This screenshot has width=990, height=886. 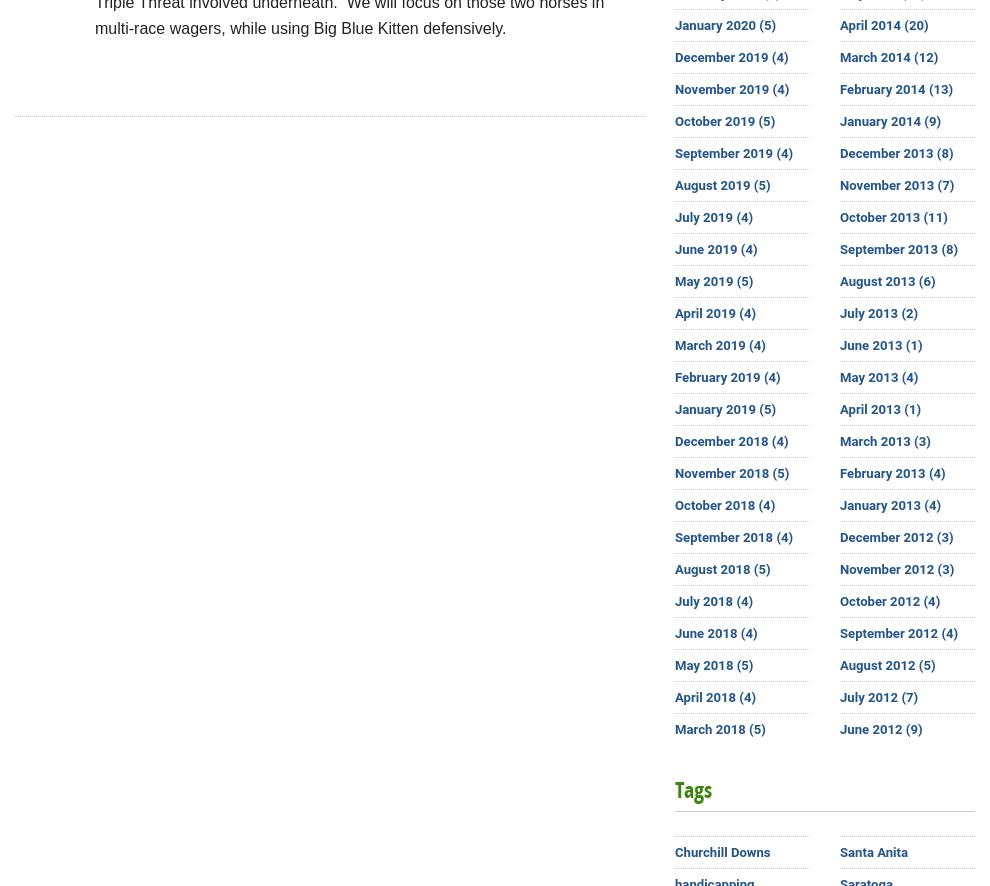 What do you see at coordinates (887, 664) in the screenshot?
I see `'August 2012 (5)'` at bounding box center [887, 664].